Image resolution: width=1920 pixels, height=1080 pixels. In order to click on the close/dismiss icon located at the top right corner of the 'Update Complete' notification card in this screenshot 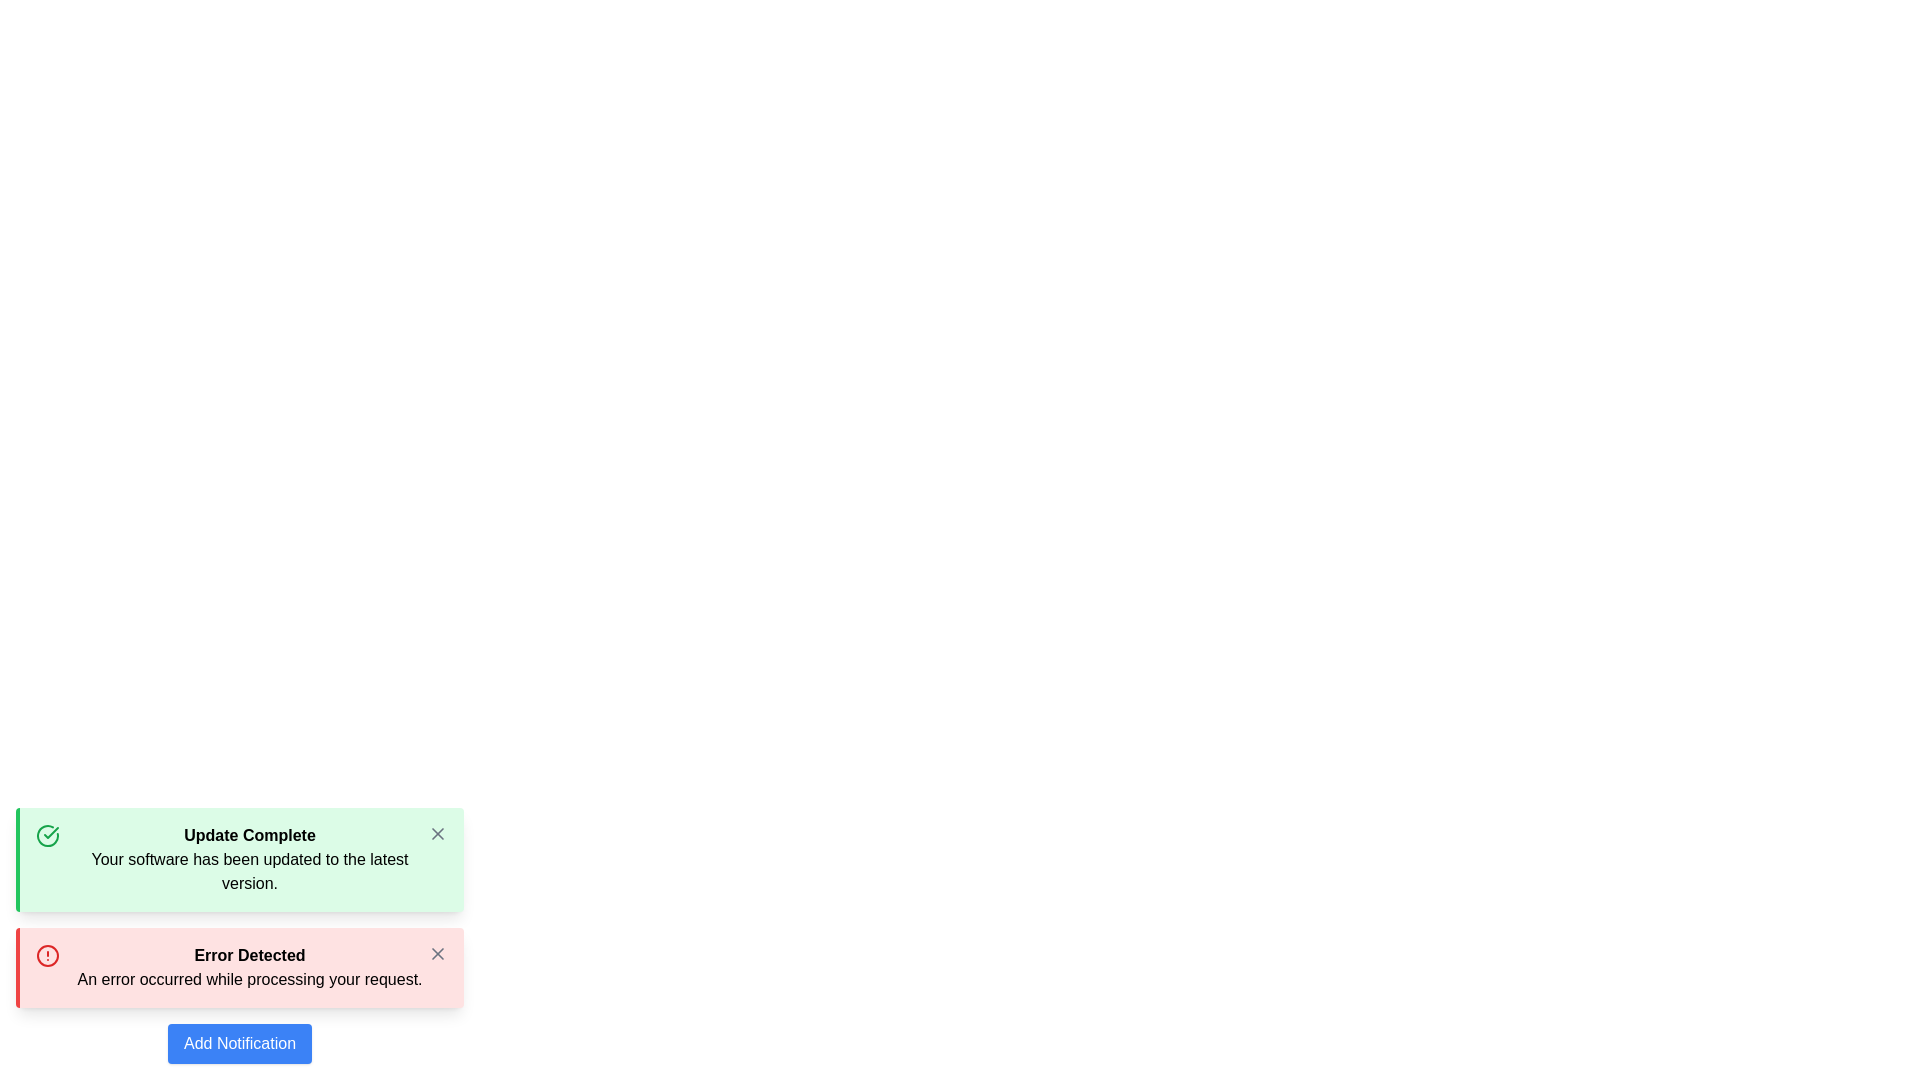, I will do `click(436, 833)`.